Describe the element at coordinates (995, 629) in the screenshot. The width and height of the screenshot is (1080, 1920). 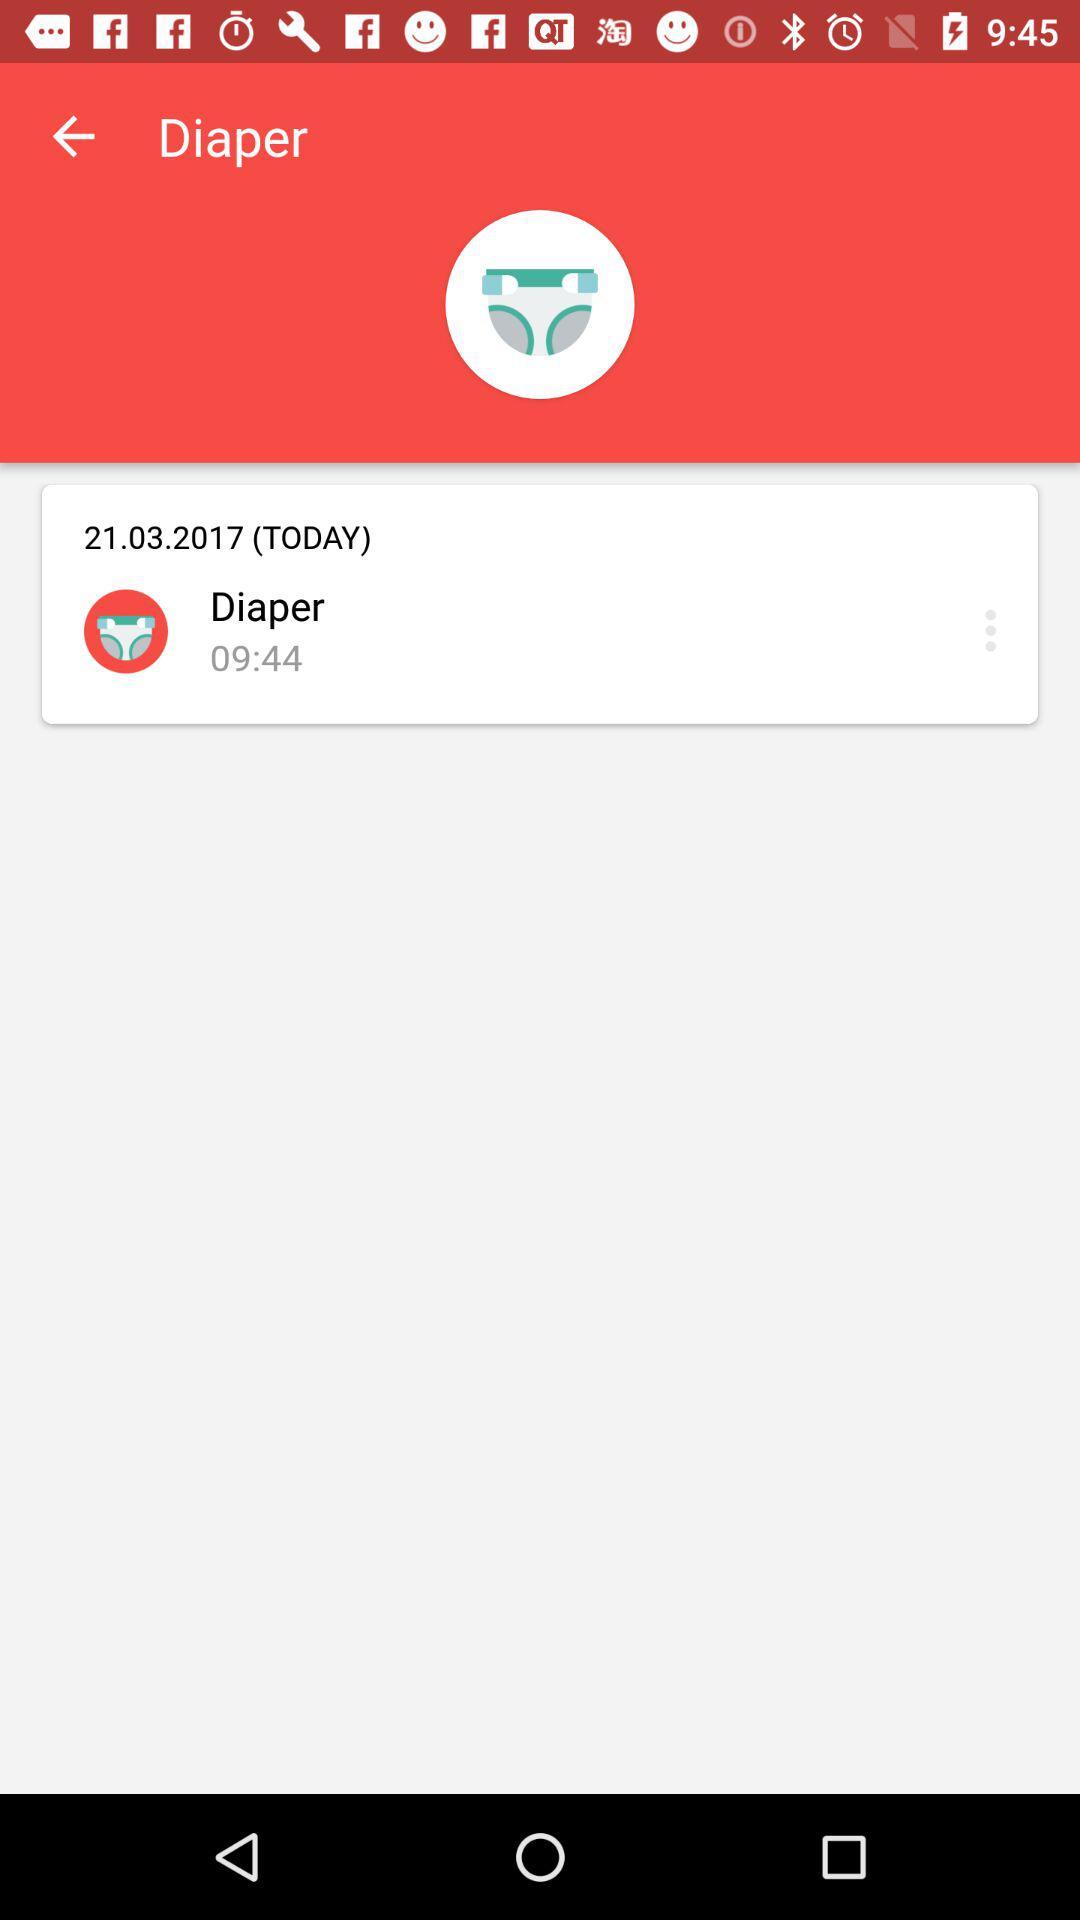
I see `options for this file` at that location.